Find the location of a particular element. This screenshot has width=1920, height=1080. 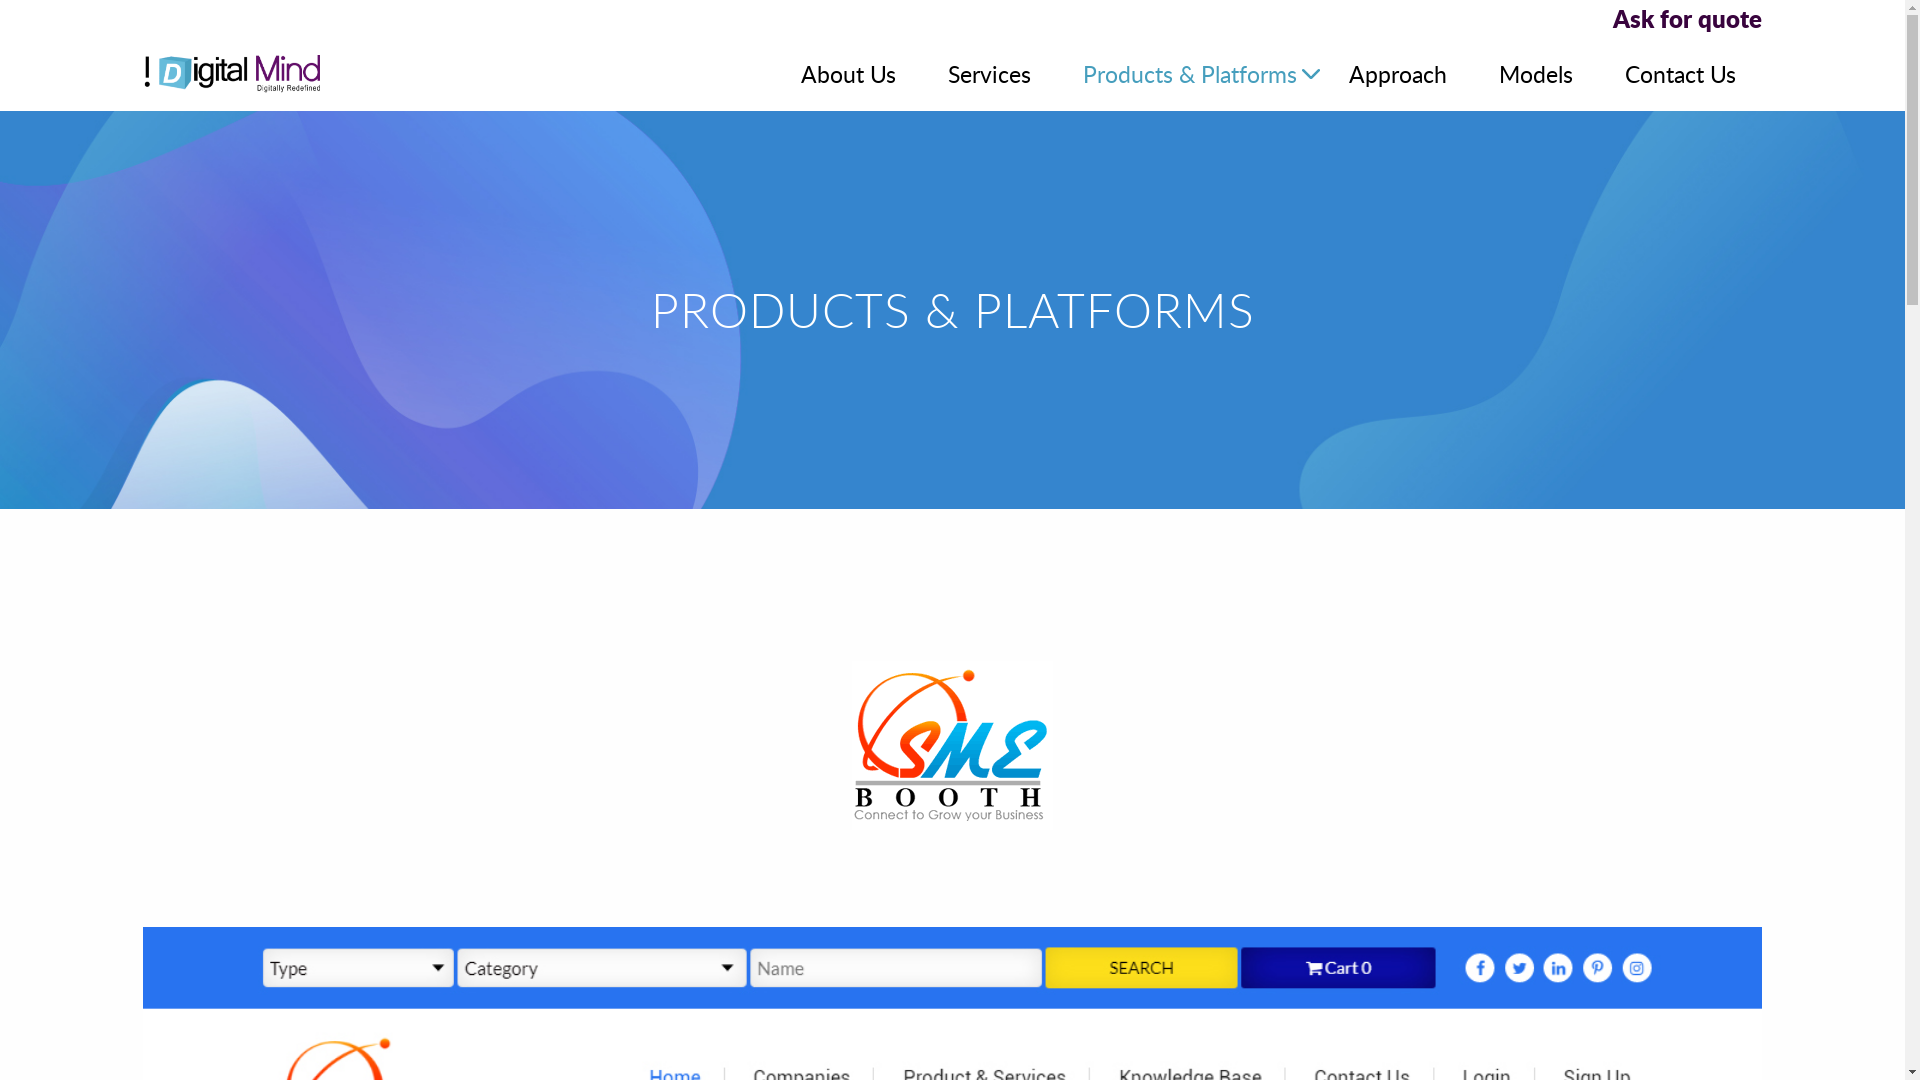

'About Us' is located at coordinates (848, 72).